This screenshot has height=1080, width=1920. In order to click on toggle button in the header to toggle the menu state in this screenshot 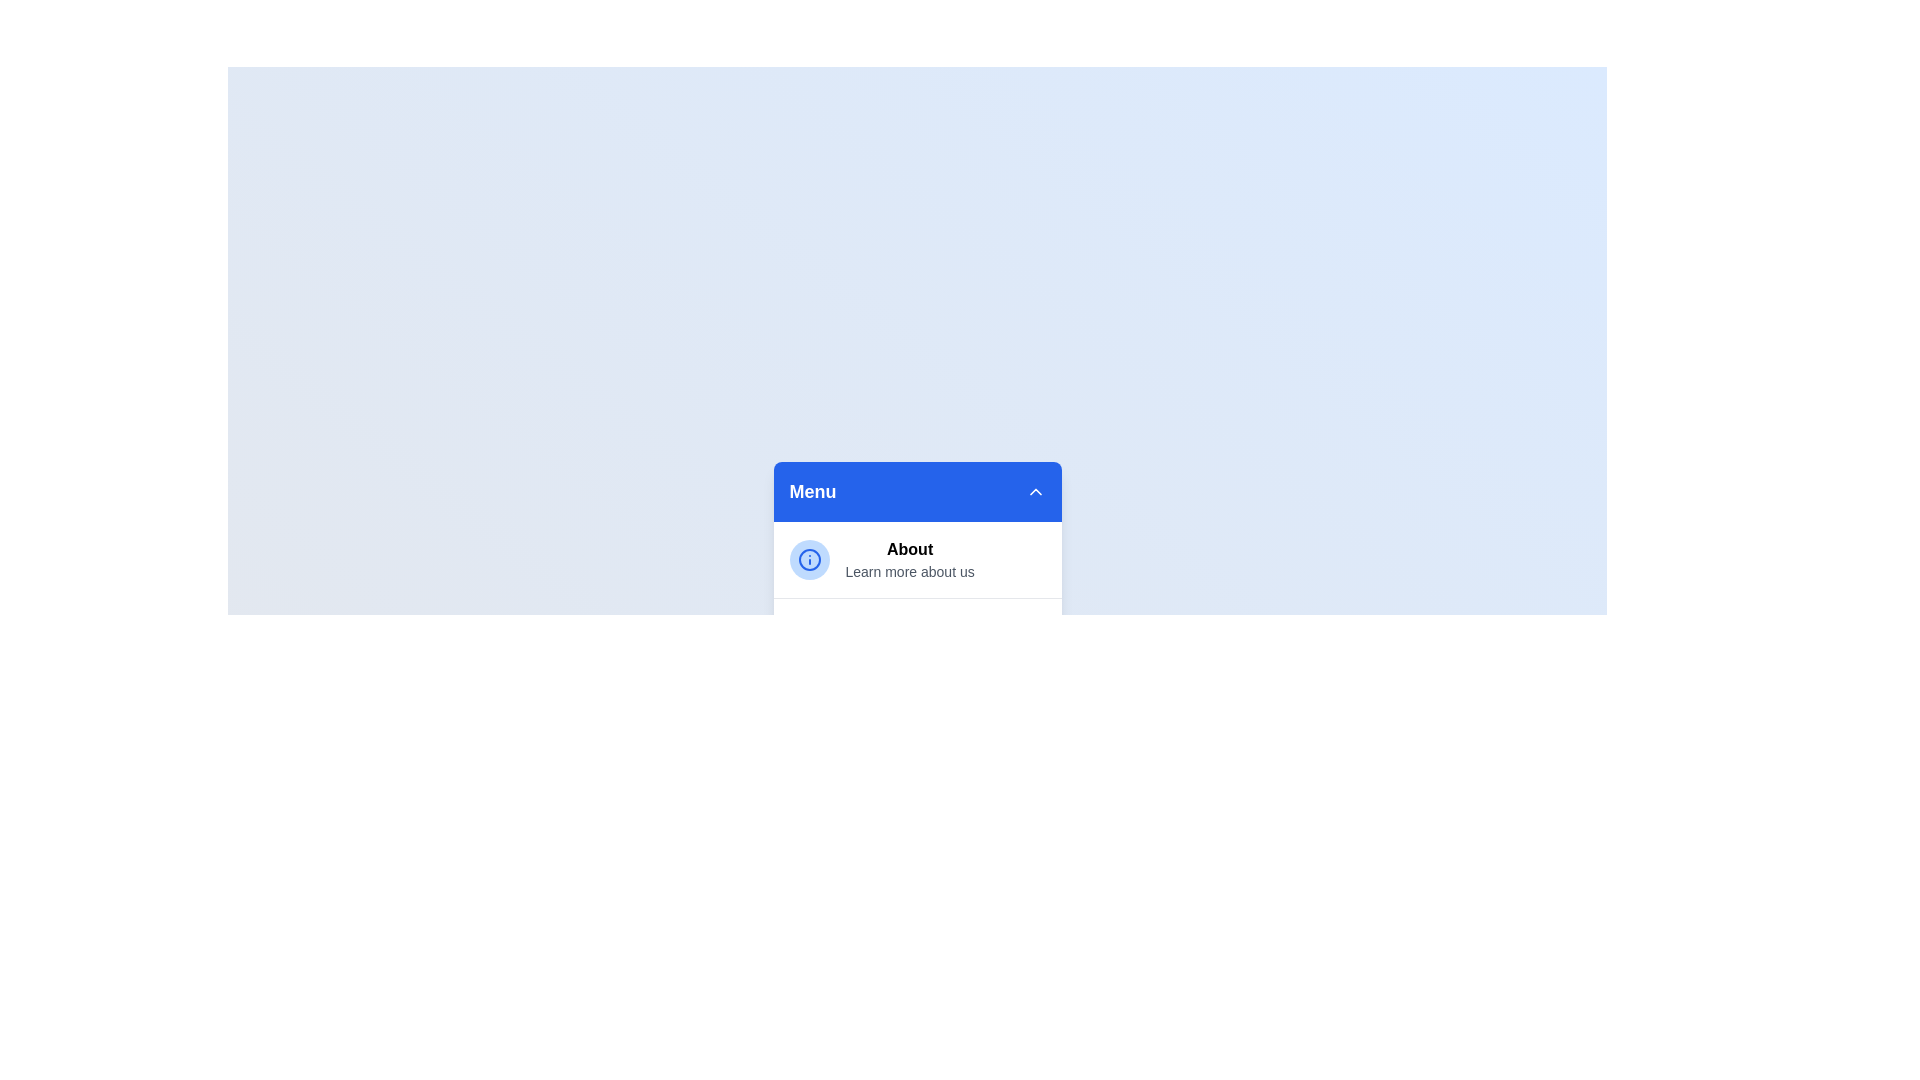, I will do `click(1035, 492)`.